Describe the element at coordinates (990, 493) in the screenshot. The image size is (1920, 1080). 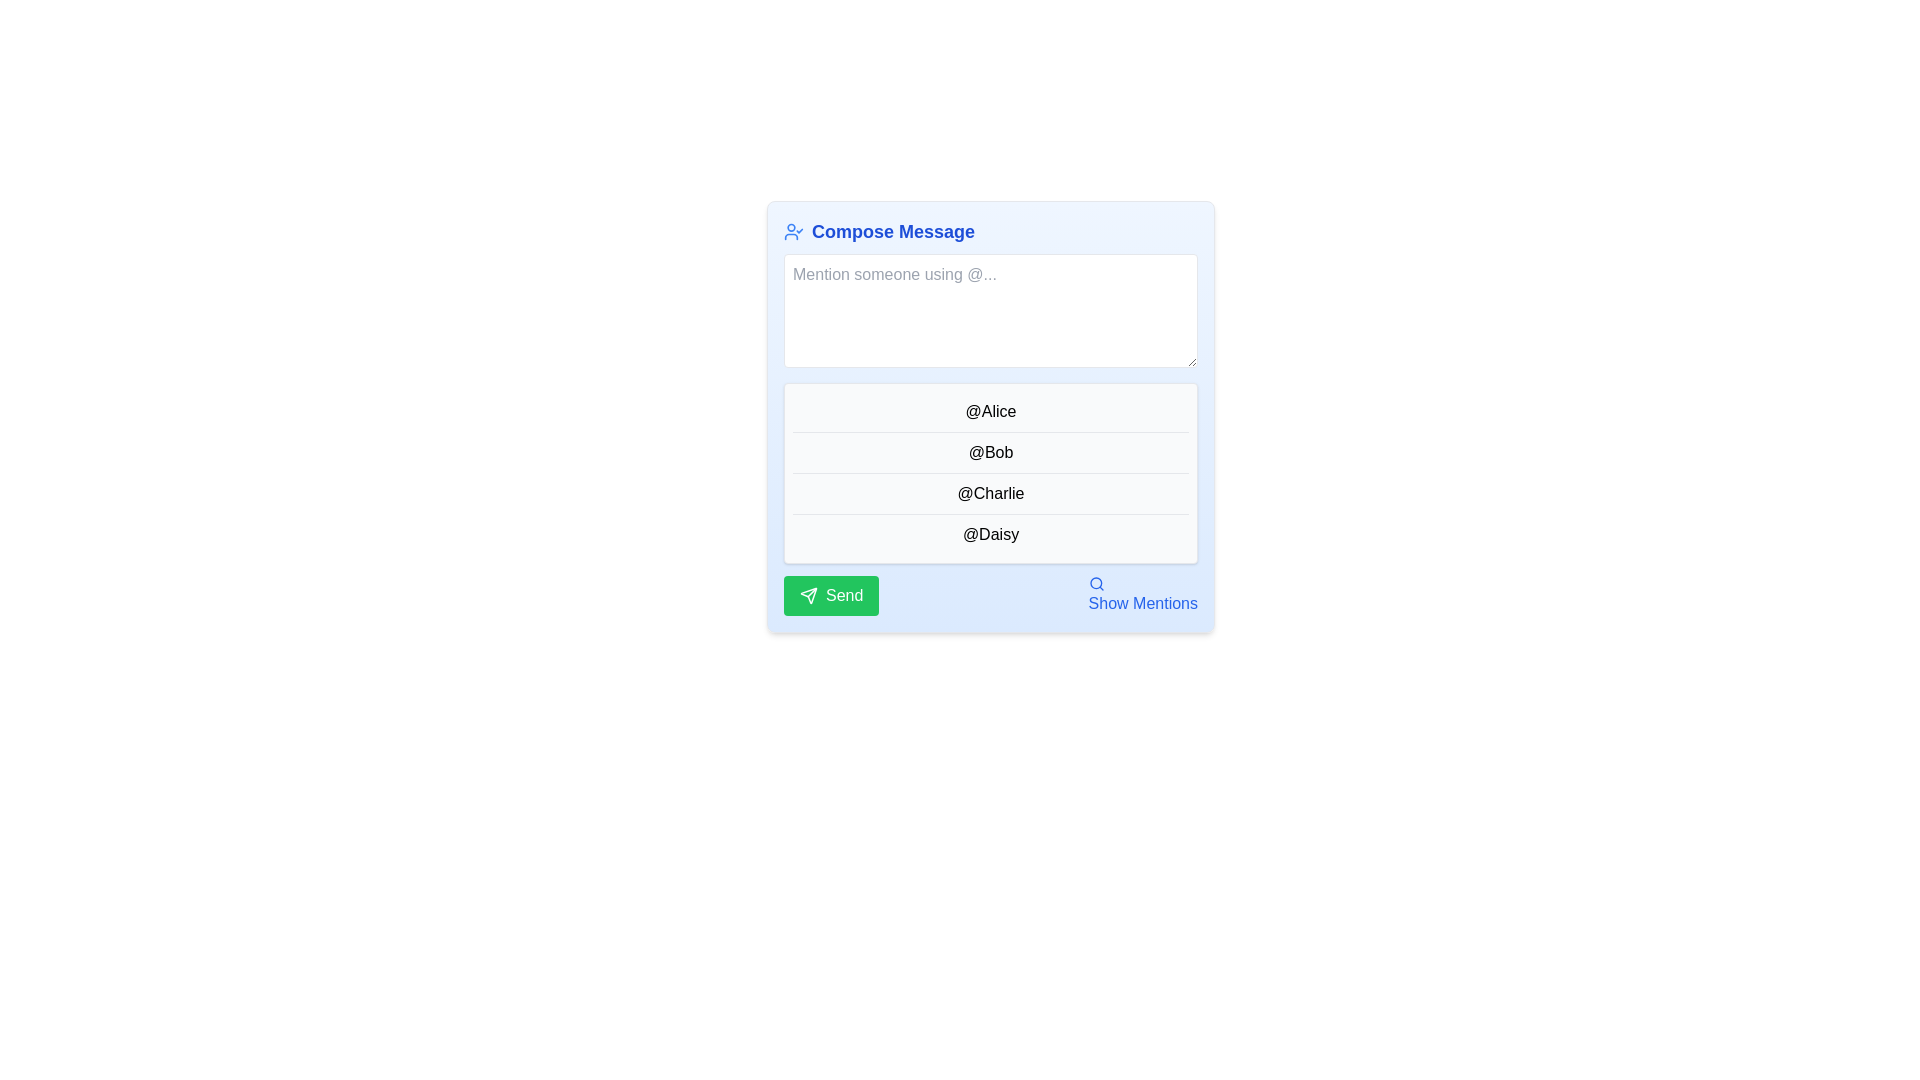
I see `the text item representing user '@Charlie' in the selectable list, which is the third item between '@Bob' and '@Daisy'` at that location.